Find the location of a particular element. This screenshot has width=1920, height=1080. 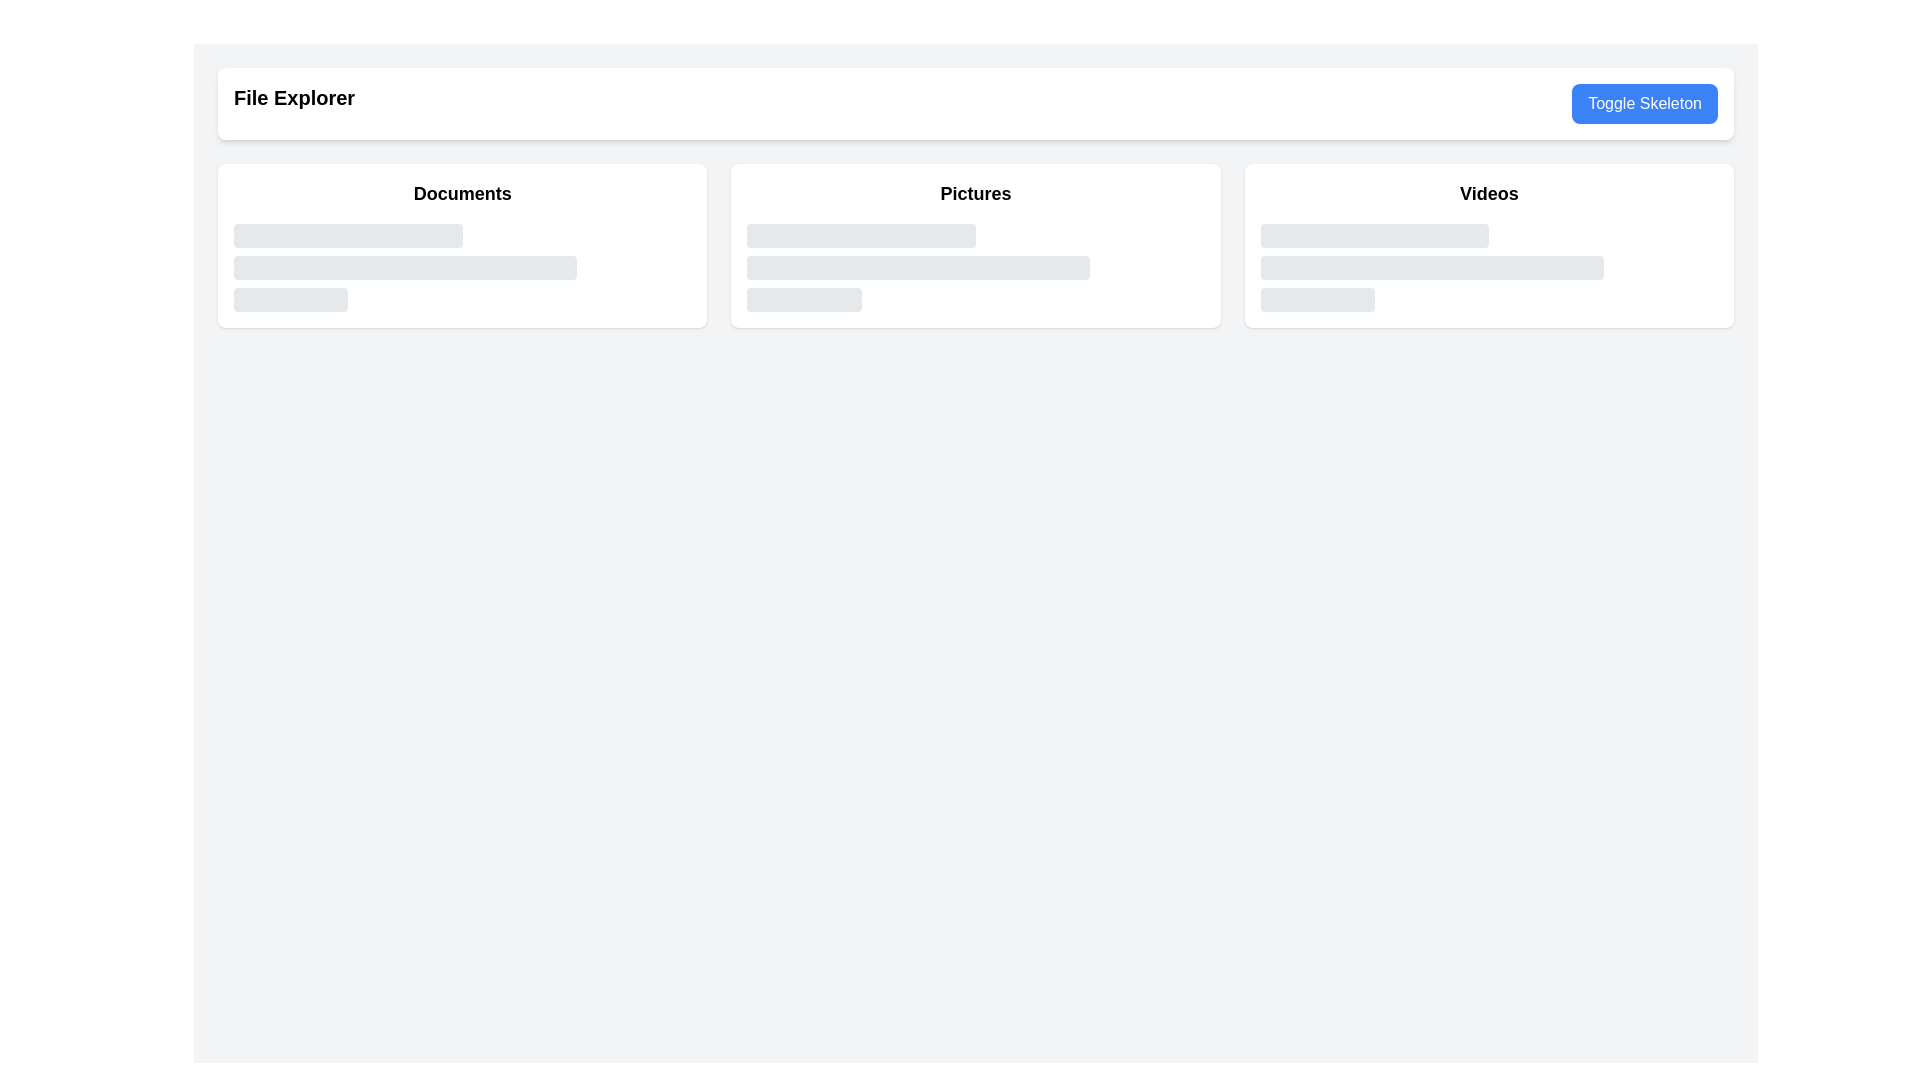

the 'Documents' section card, which is the first card in a row of three, serving as a category indicator is located at coordinates (461, 245).